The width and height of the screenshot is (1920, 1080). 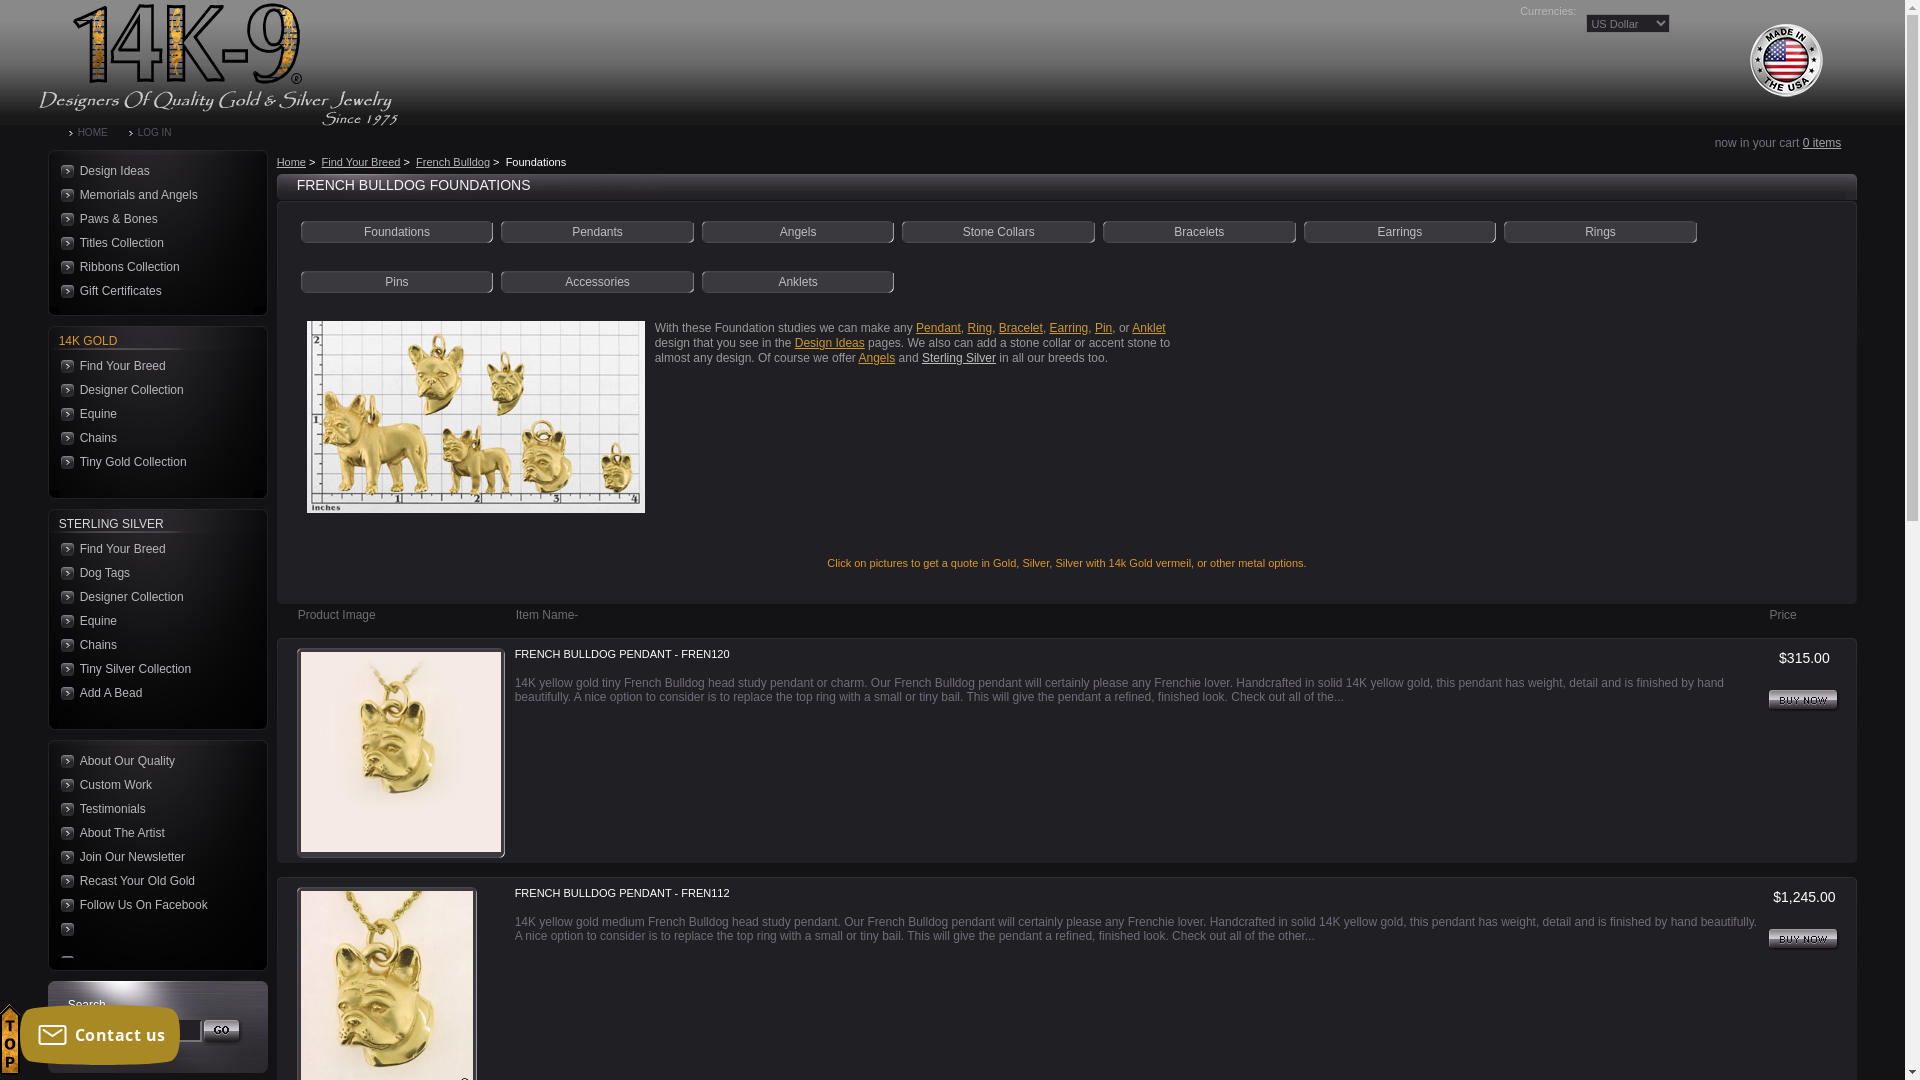 I want to click on 'Chains', so click(x=151, y=437).